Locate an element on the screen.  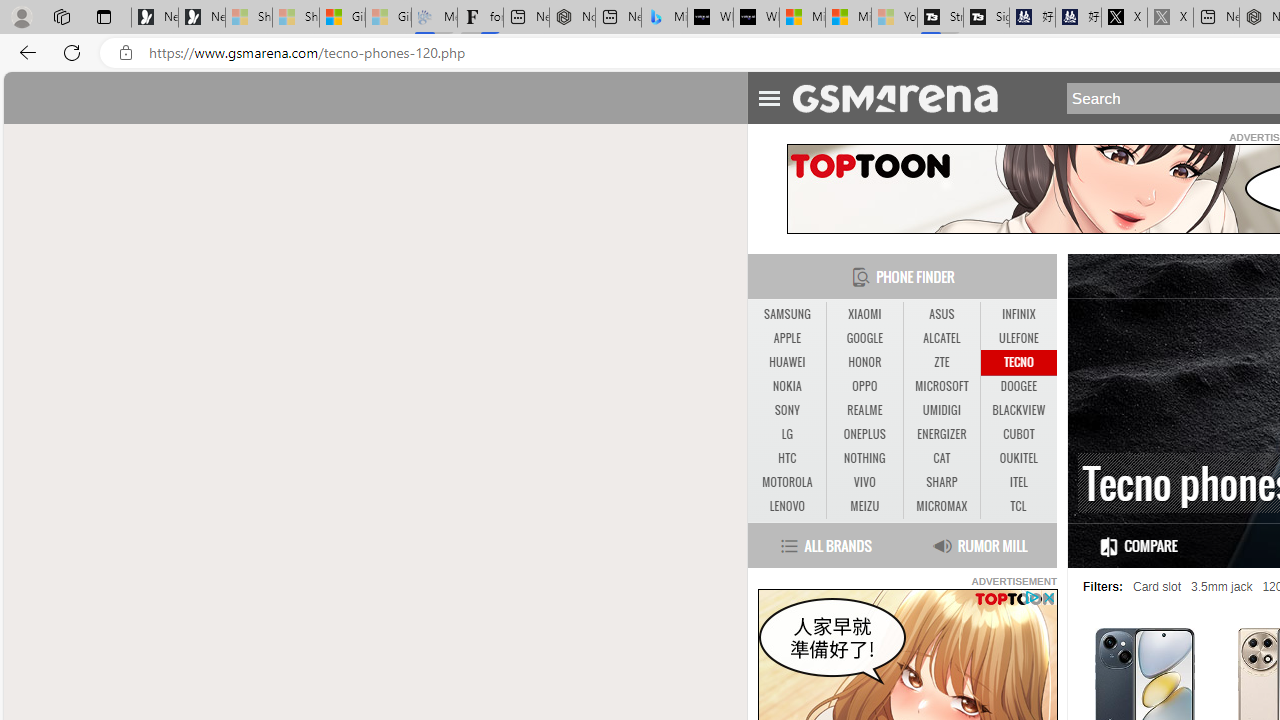
'View site information' is located at coordinates (125, 52).